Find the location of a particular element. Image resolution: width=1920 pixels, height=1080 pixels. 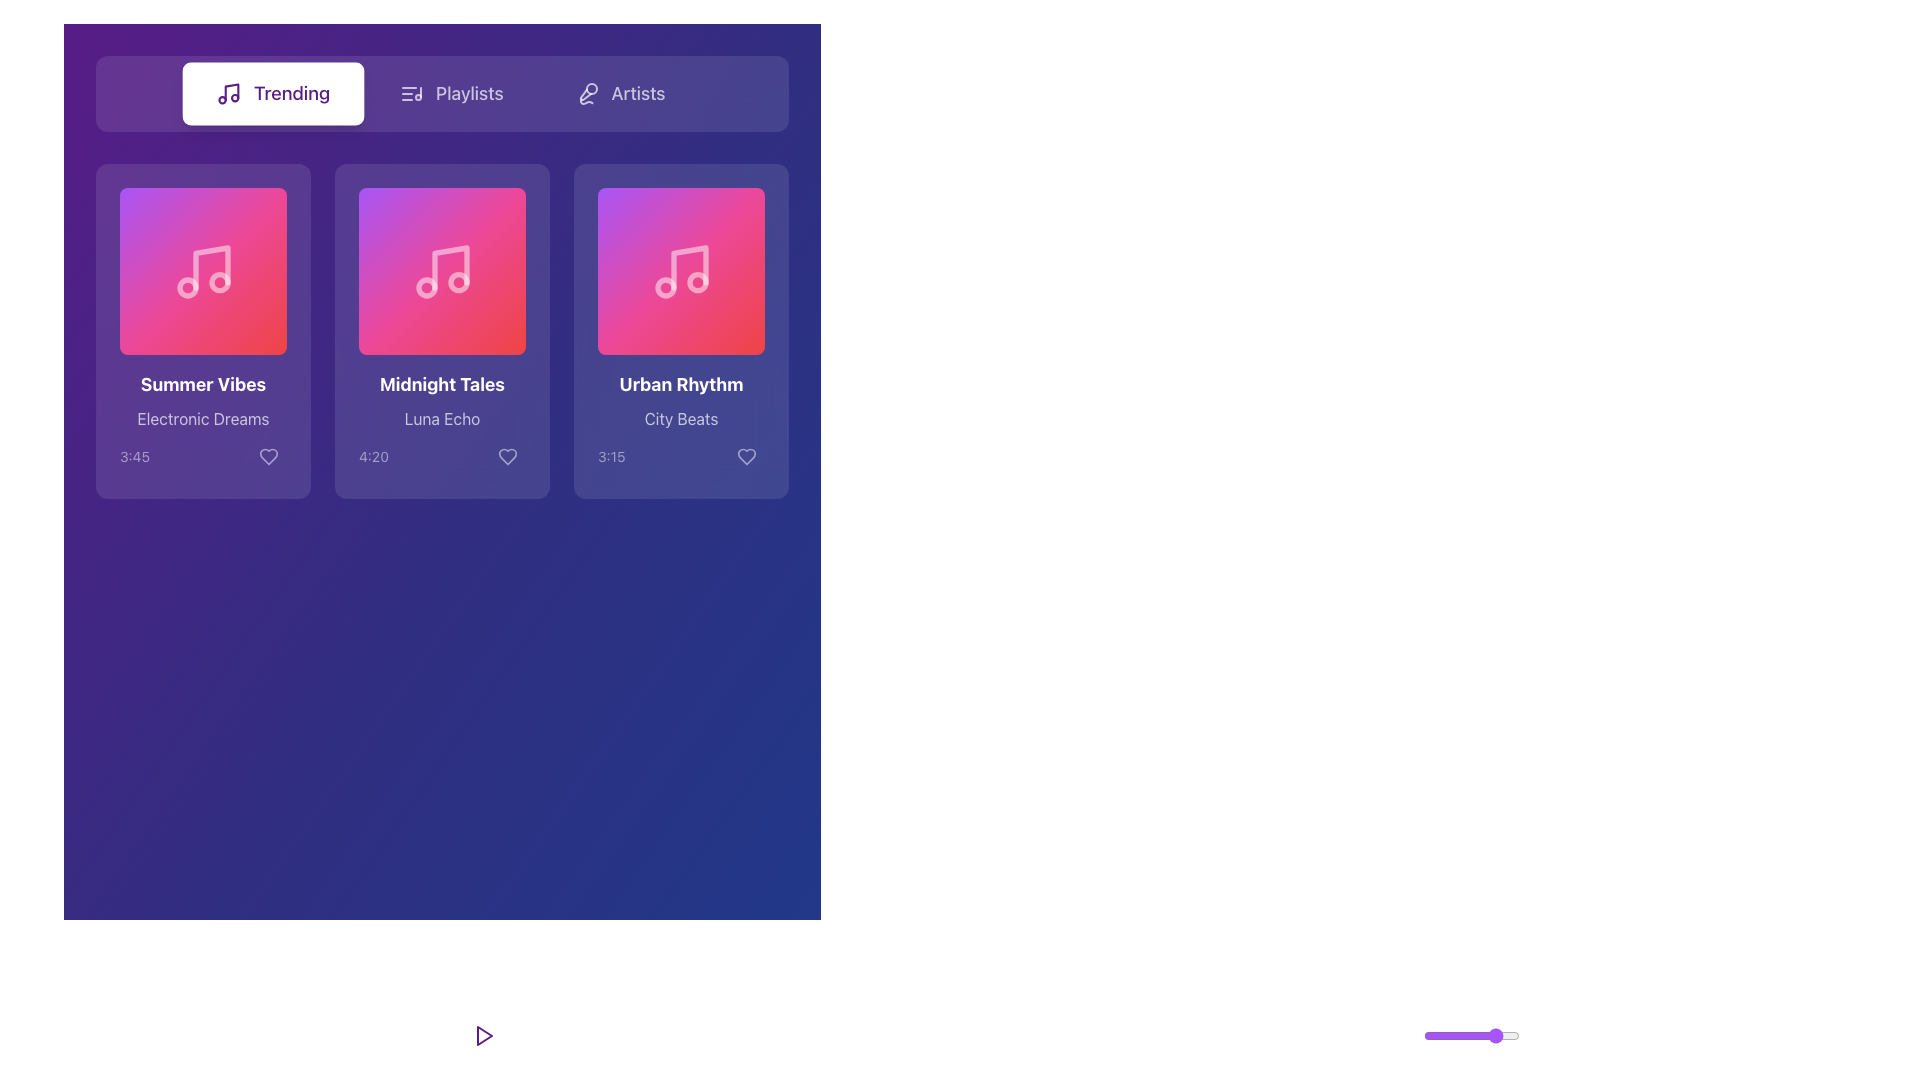

the static text element that displays the subtitle or artist name, located in the second column of the 'Trending' section, between the title 'Midnight Tales' and the timestamp '4:20' is located at coordinates (441, 418).